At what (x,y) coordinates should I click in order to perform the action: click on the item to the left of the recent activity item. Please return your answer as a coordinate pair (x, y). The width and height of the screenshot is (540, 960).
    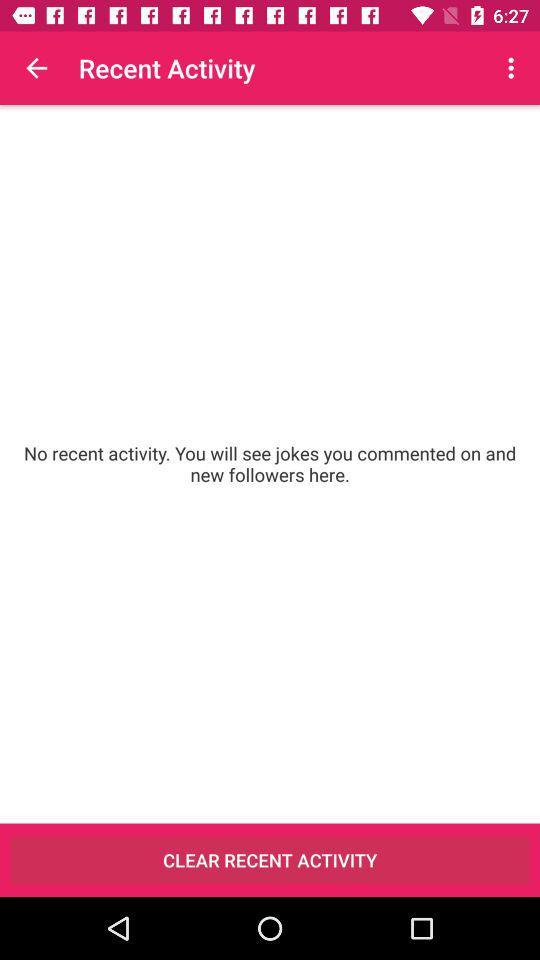
    Looking at the image, I should click on (36, 68).